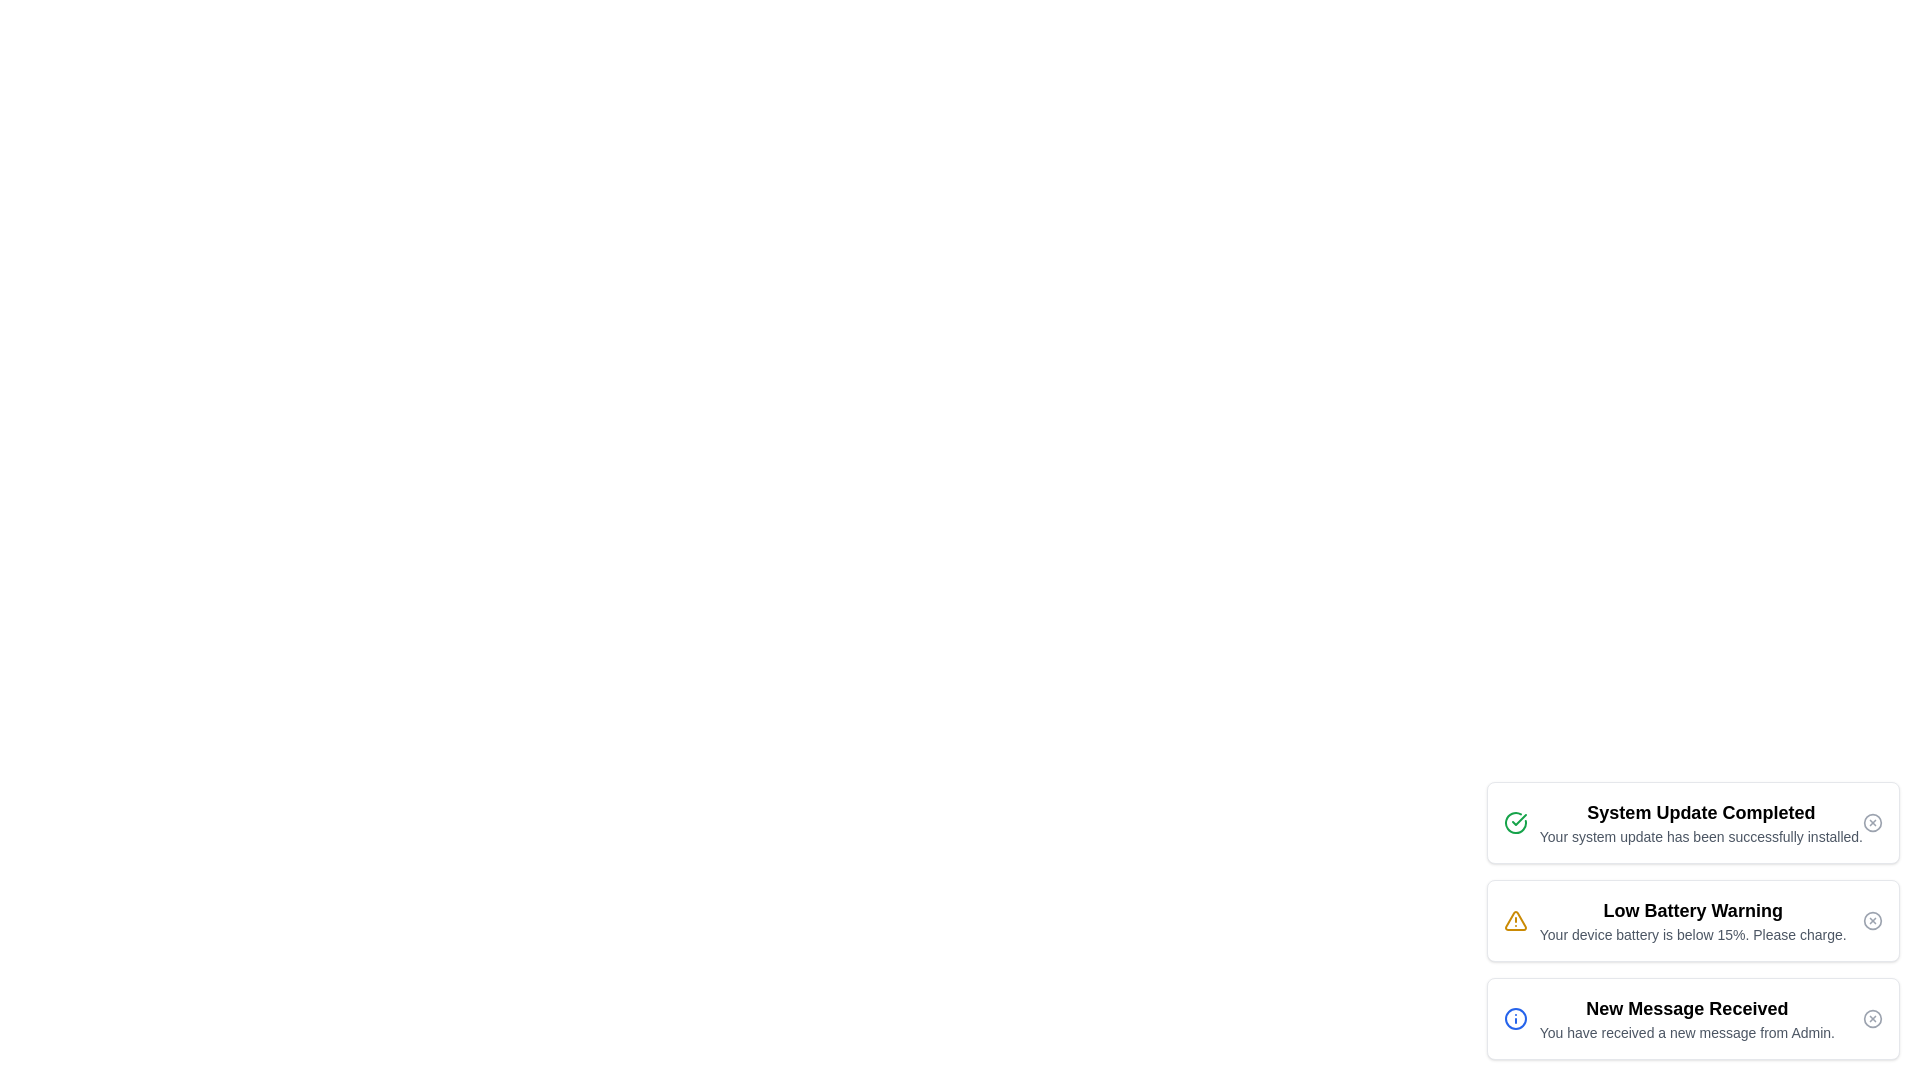  Describe the element at coordinates (1515, 921) in the screenshot. I see `the alert icon indicating low battery condition, which is located within the 'Low Battery Warning' notification, to the left of the text content` at that location.